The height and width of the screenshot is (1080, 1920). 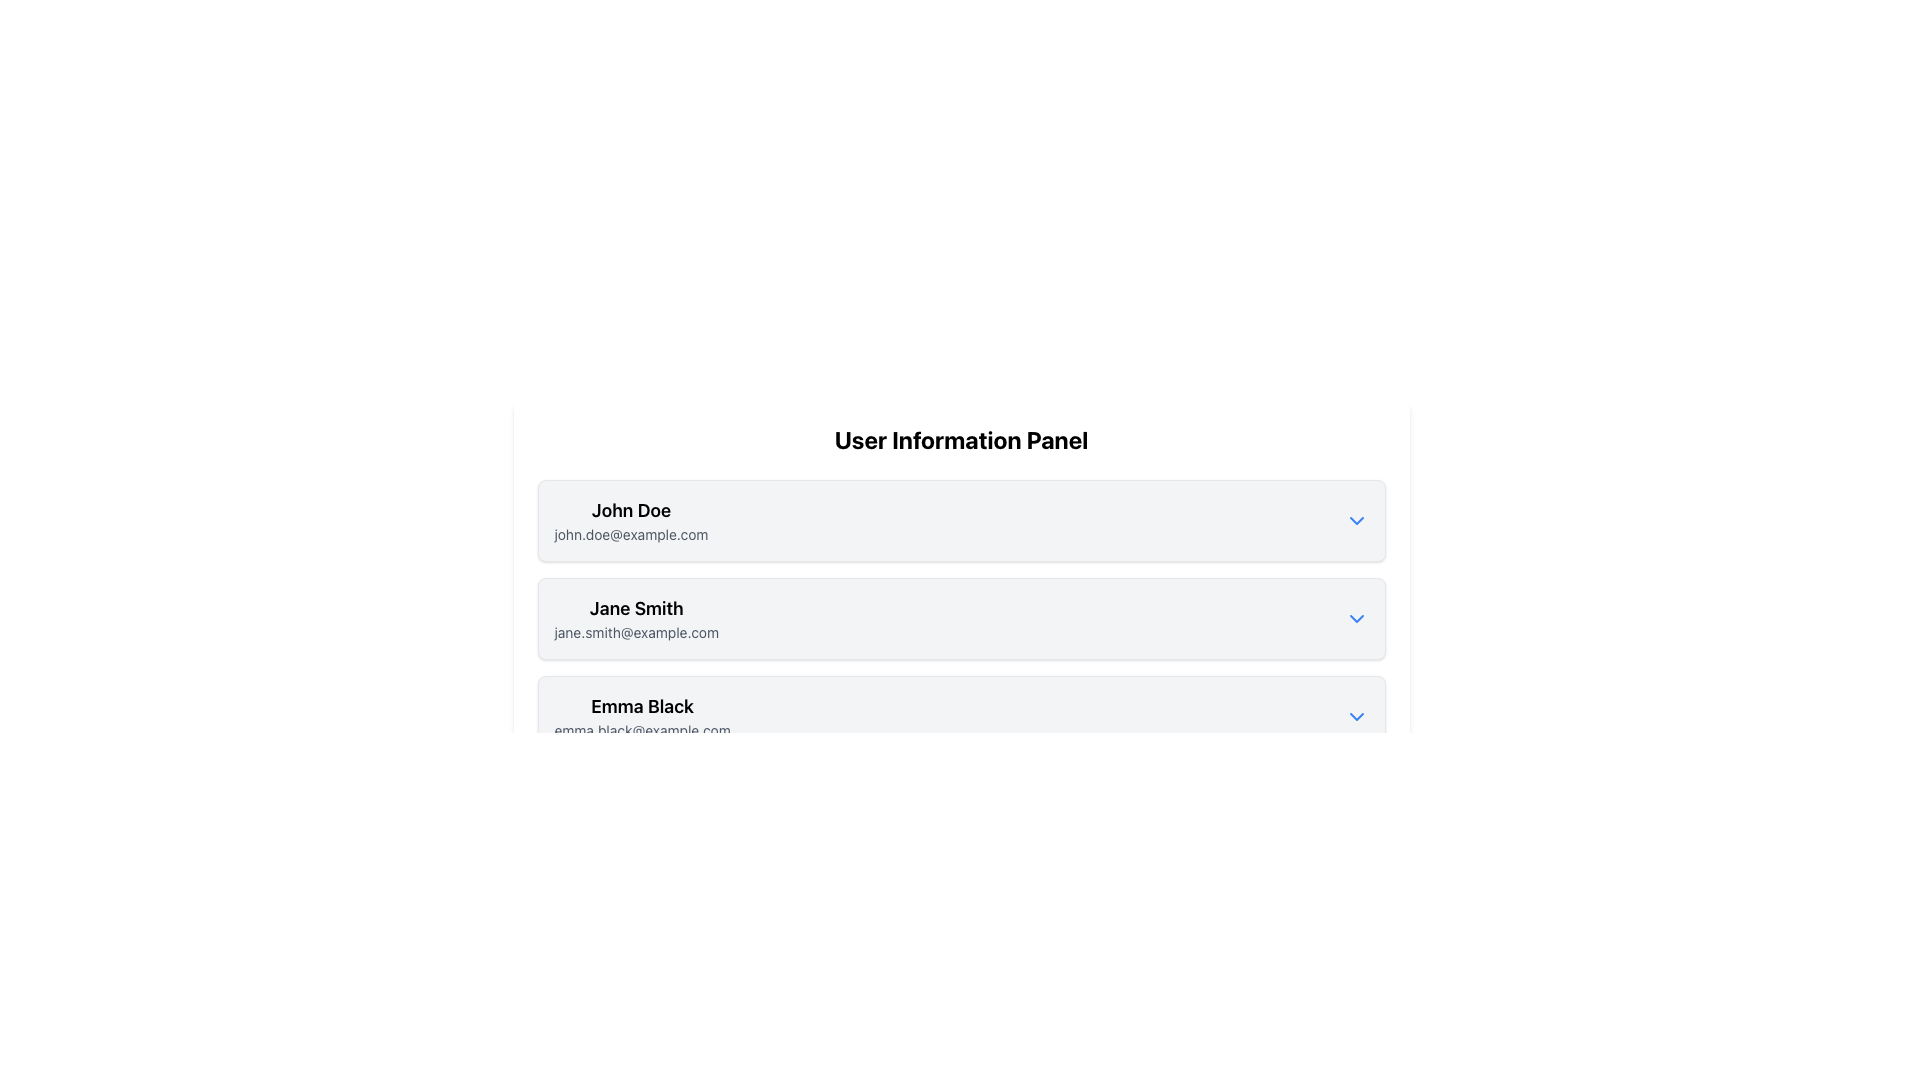 What do you see at coordinates (1356, 617) in the screenshot?
I see `the Dropdown Toggle Icon on the far right side of the 'Jane Smith' entry` at bounding box center [1356, 617].